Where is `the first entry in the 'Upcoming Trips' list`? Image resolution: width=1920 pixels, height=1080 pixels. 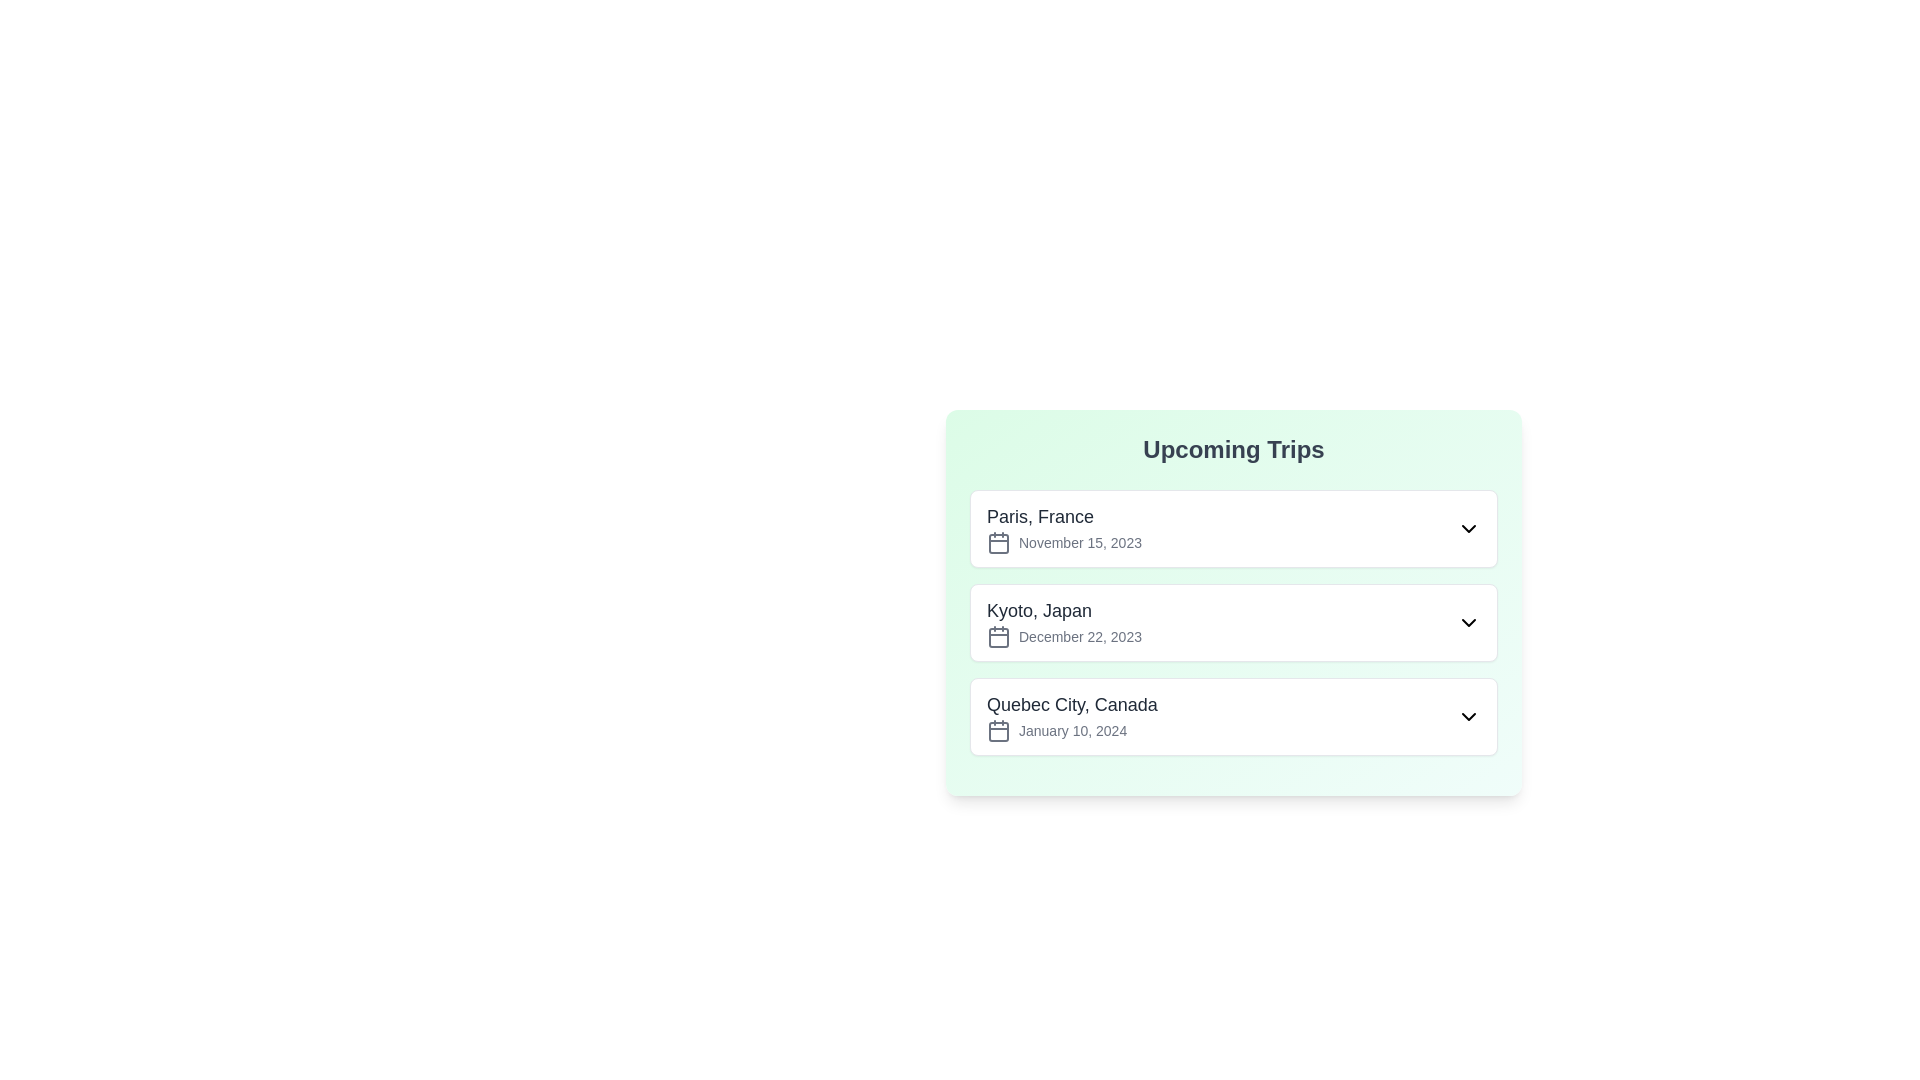
the first entry in the 'Upcoming Trips' list is located at coordinates (1232, 527).